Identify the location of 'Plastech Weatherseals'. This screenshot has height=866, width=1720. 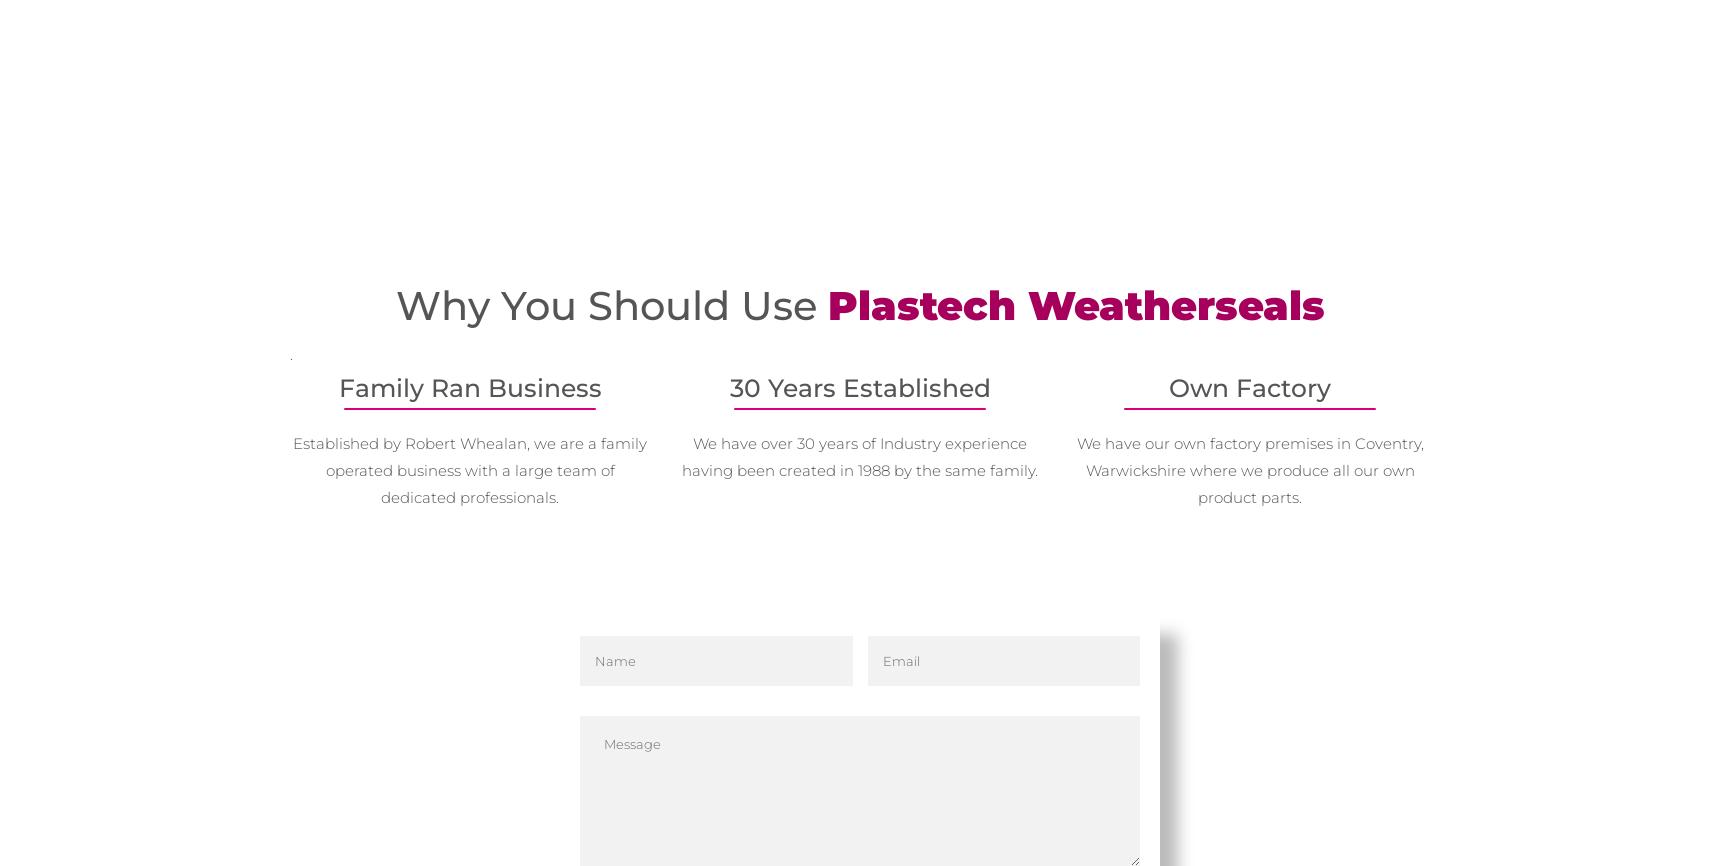
(1074, 304).